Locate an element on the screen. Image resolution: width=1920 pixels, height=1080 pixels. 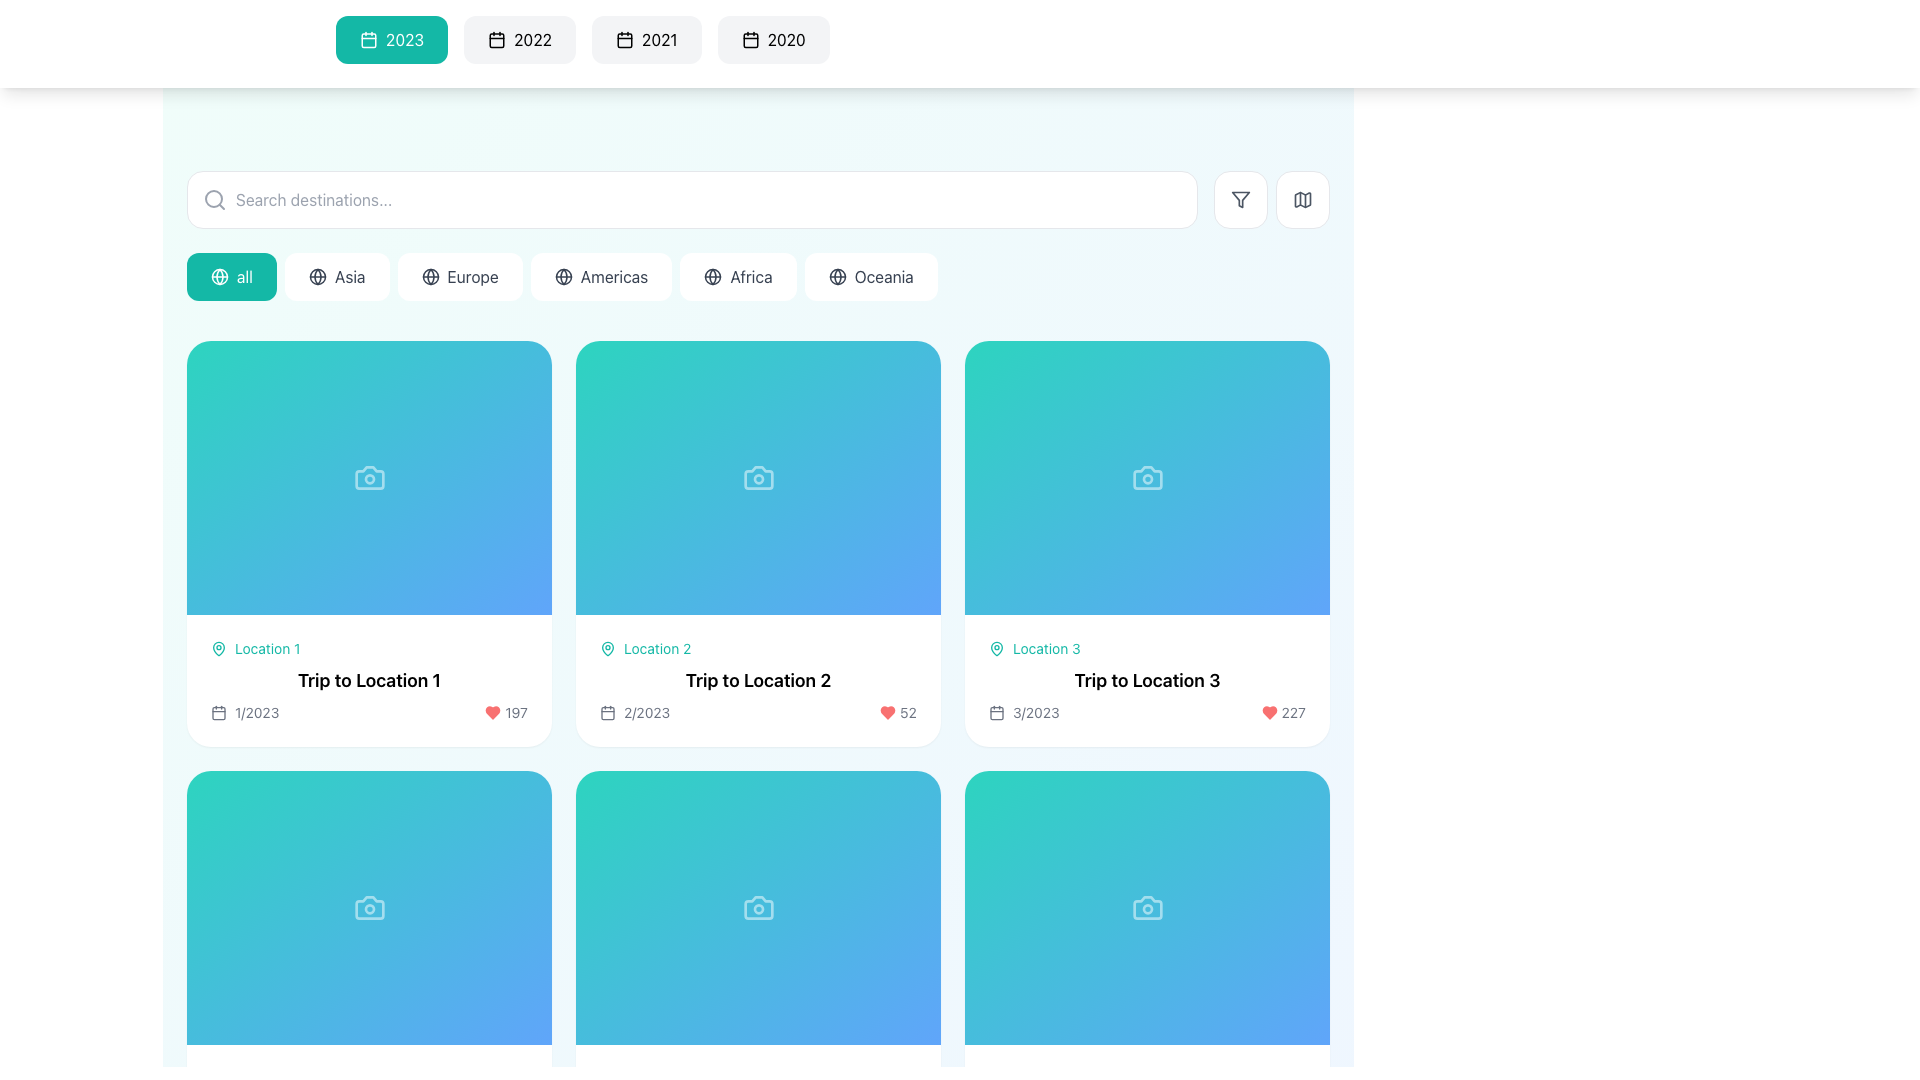
the button labeled '2022' with a calendar icon is located at coordinates (520, 39).